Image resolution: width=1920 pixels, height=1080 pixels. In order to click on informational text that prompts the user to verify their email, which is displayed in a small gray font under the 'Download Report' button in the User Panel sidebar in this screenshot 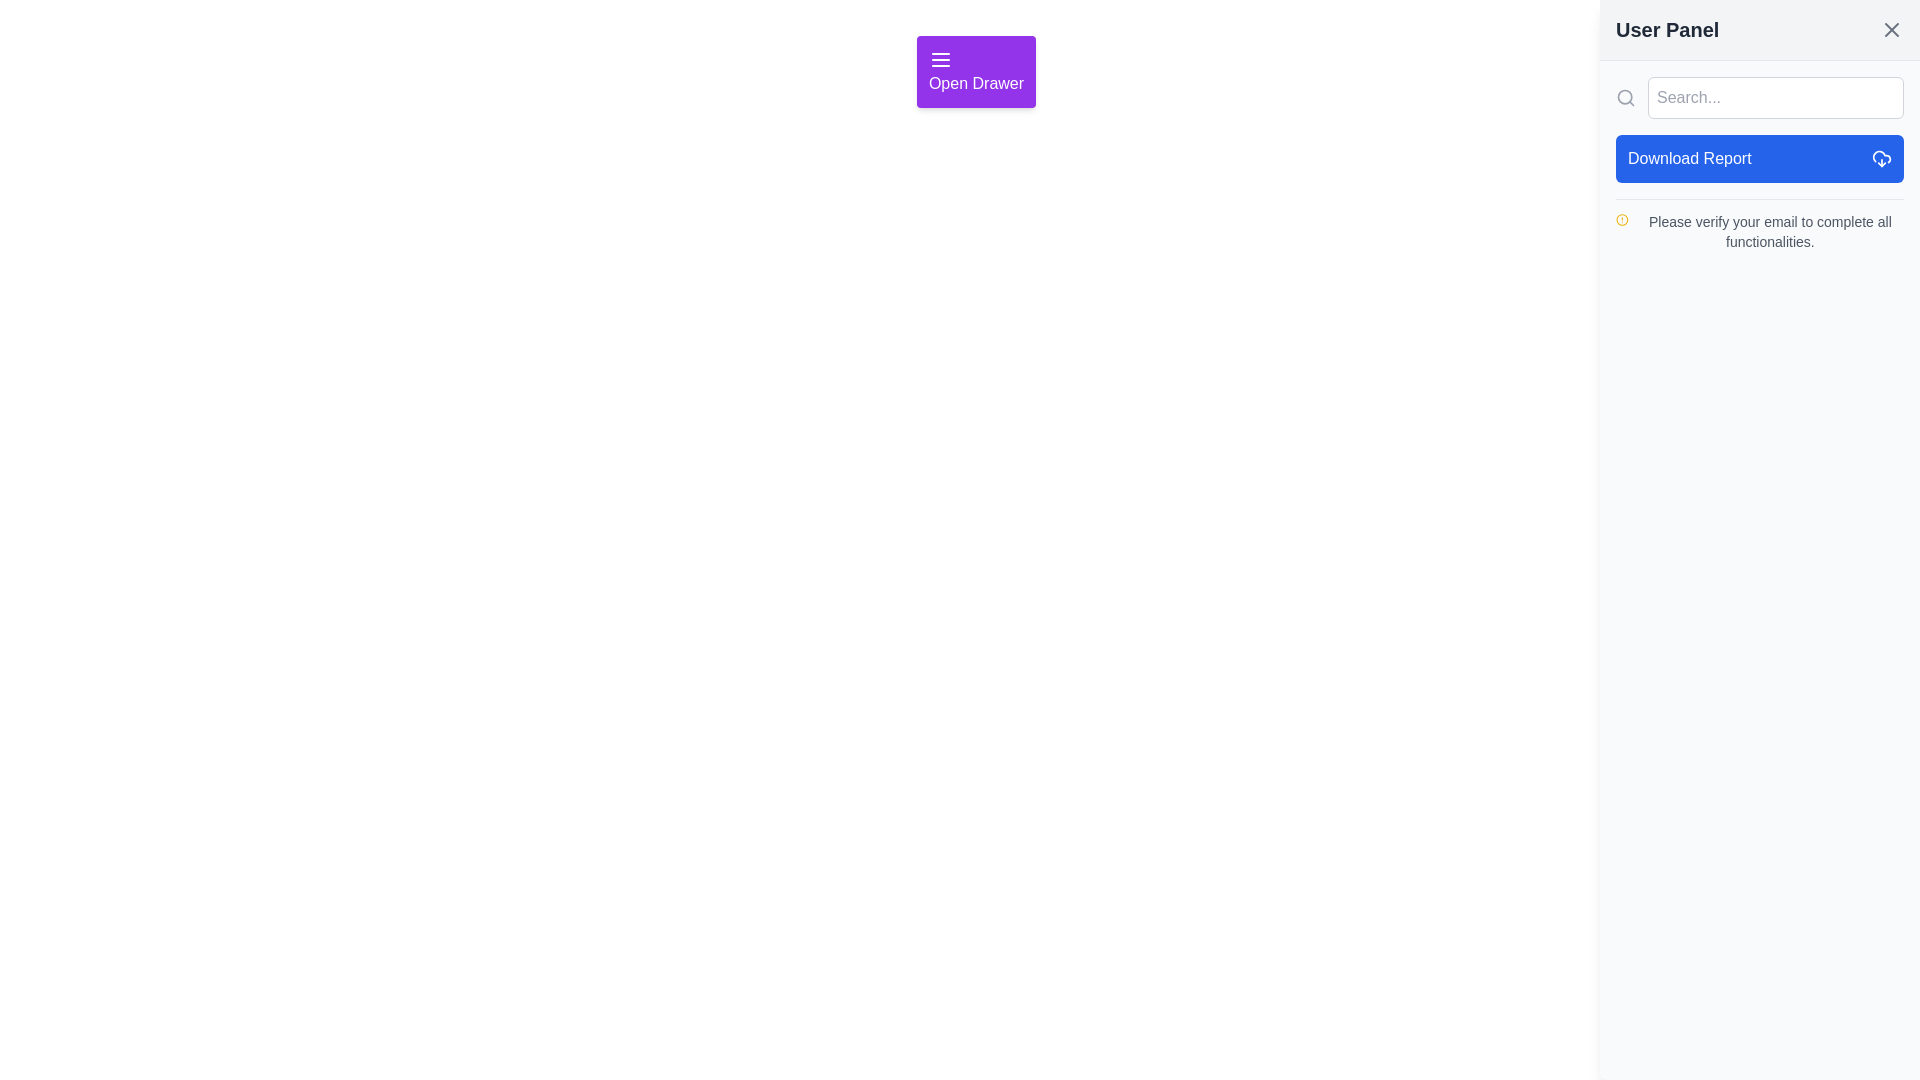, I will do `click(1760, 230)`.